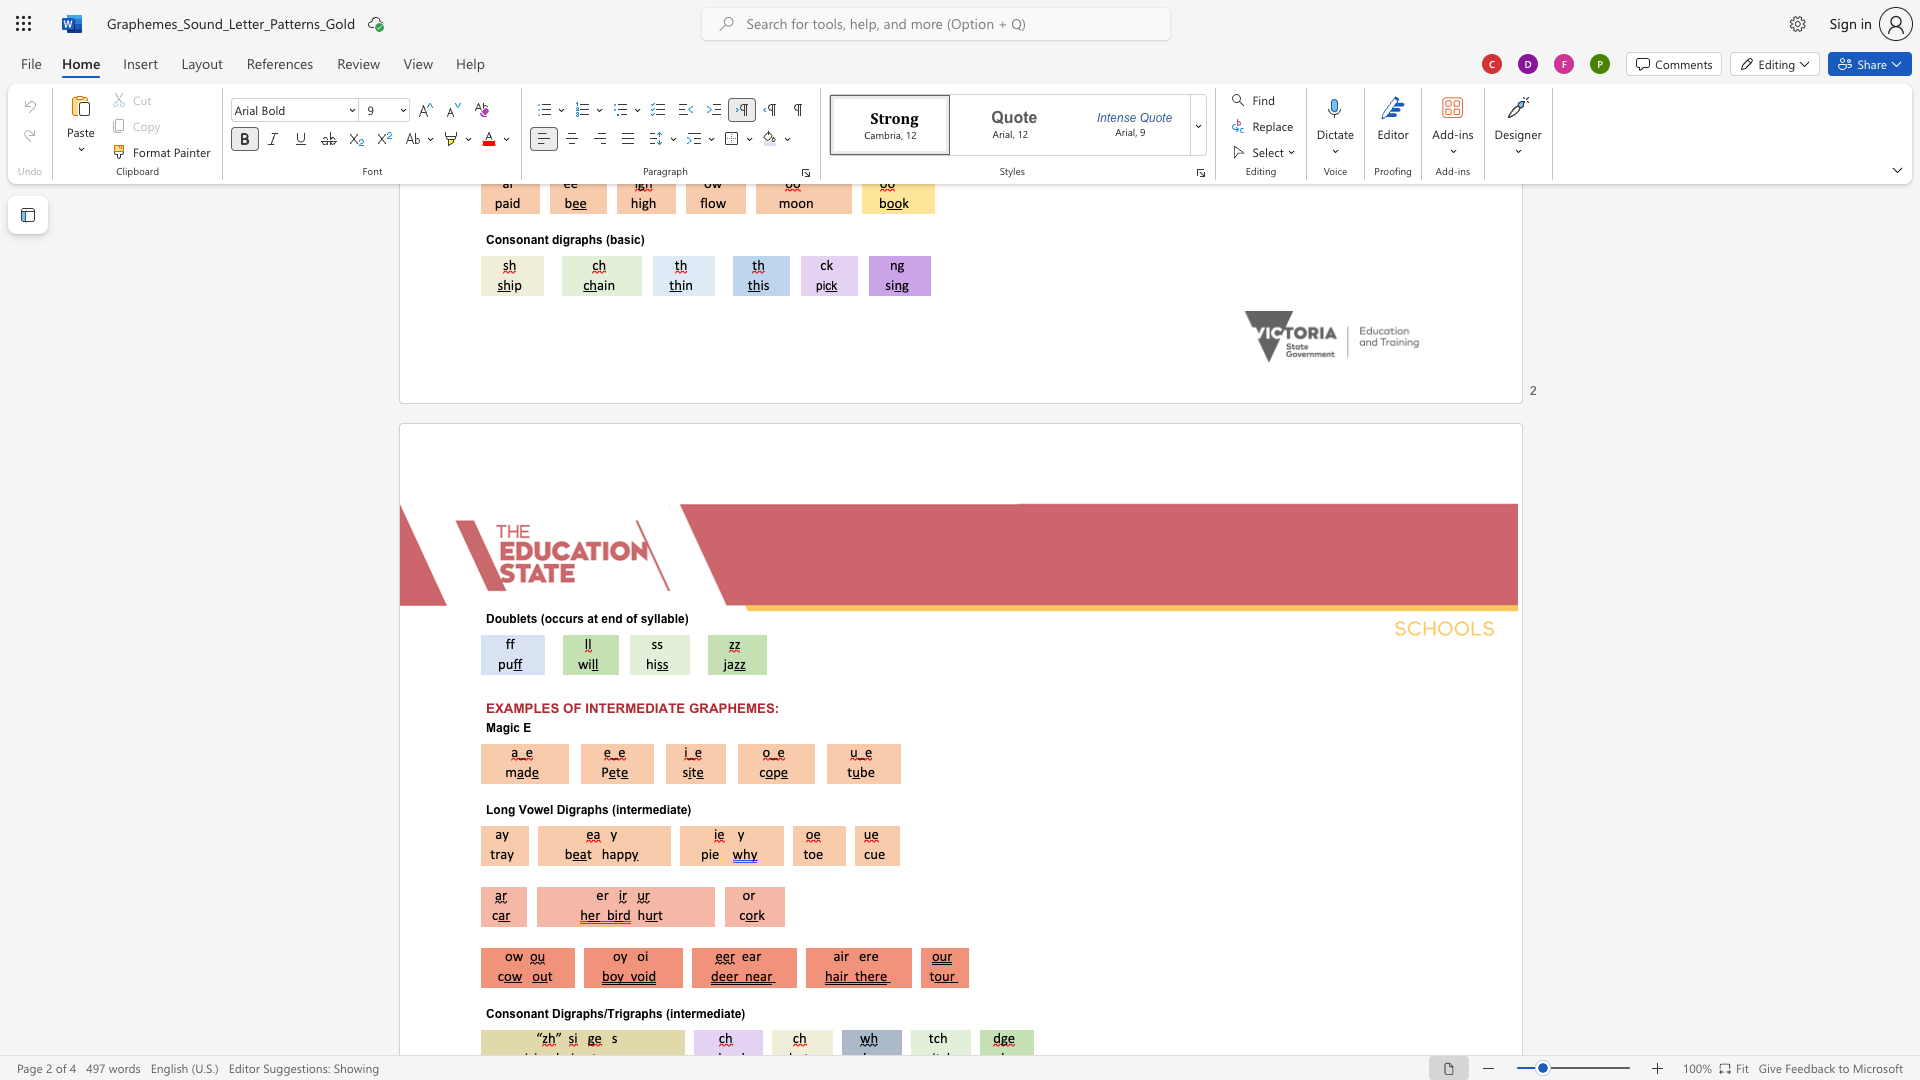 The width and height of the screenshot is (1920, 1080). Describe the element at coordinates (571, 808) in the screenshot. I see `the 2th character "g" in the text` at that location.